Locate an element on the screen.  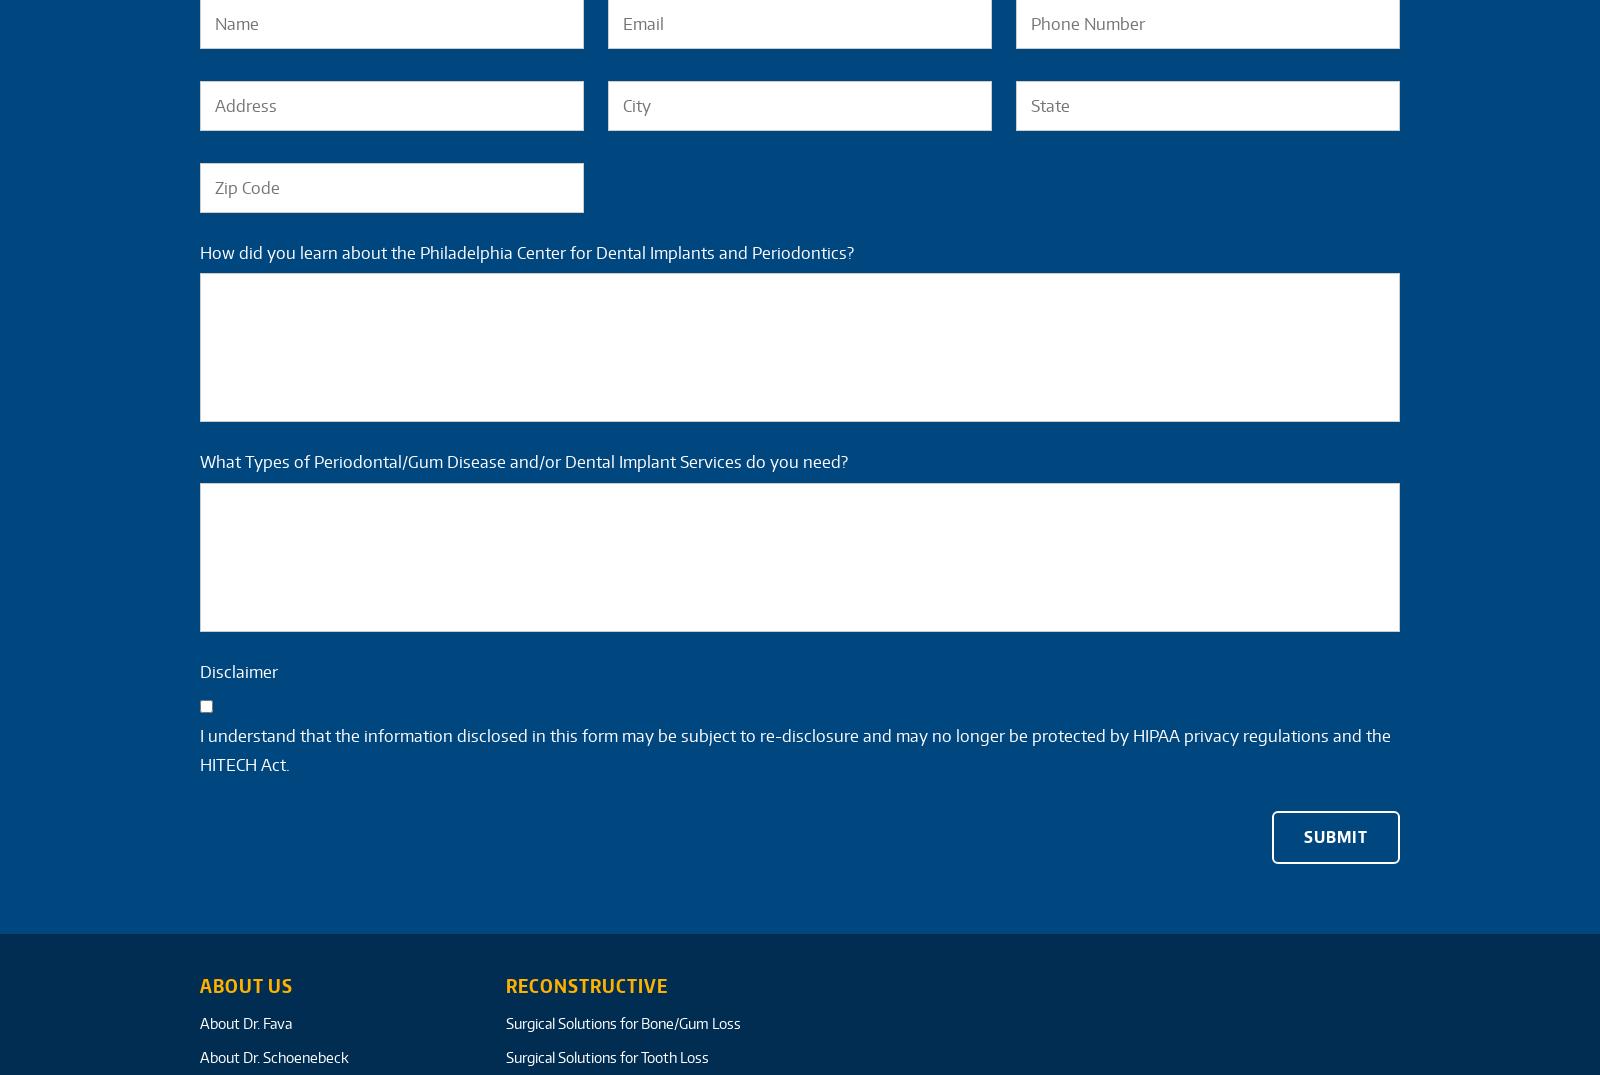
'About Dr. Schoenebeck' is located at coordinates (274, 1057).